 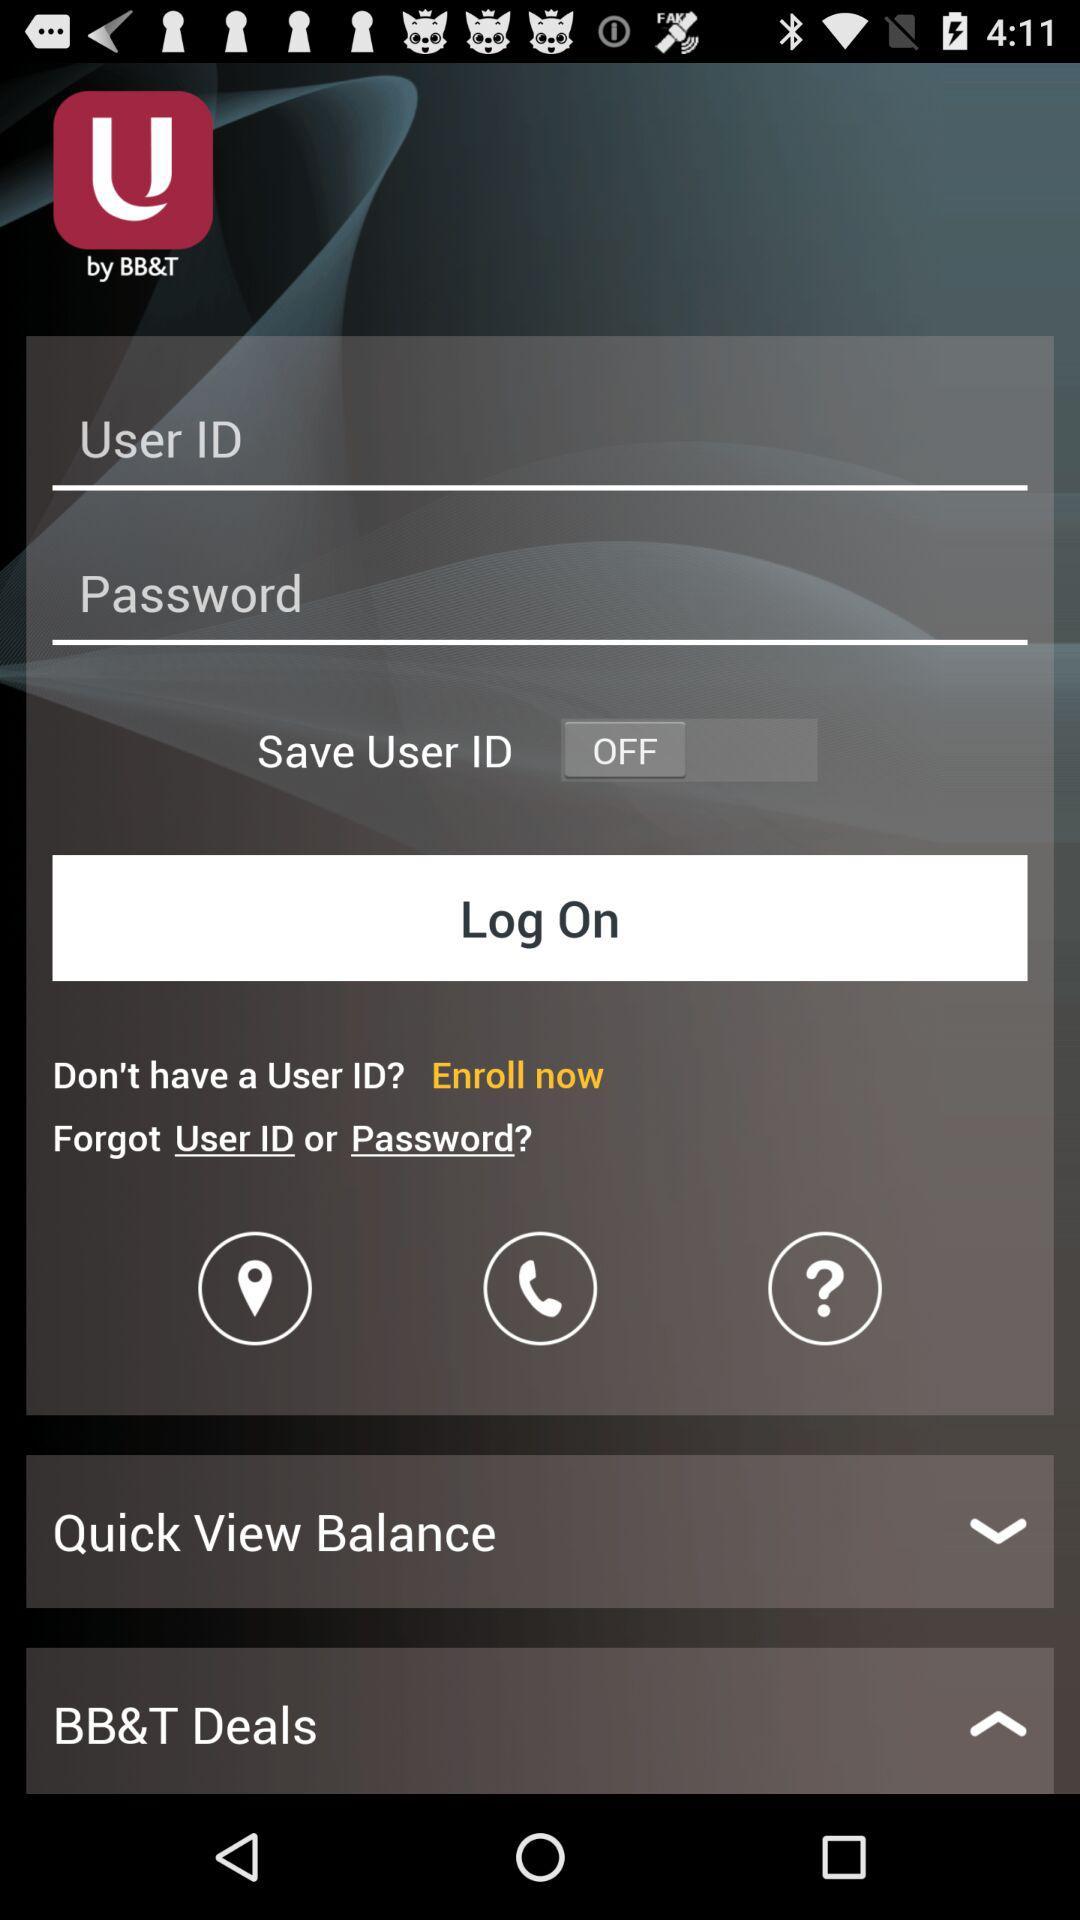 What do you see at coordinates (540, 916) in the screenshot?
I see `item above the don t have item` at bounding box center [540, 916].